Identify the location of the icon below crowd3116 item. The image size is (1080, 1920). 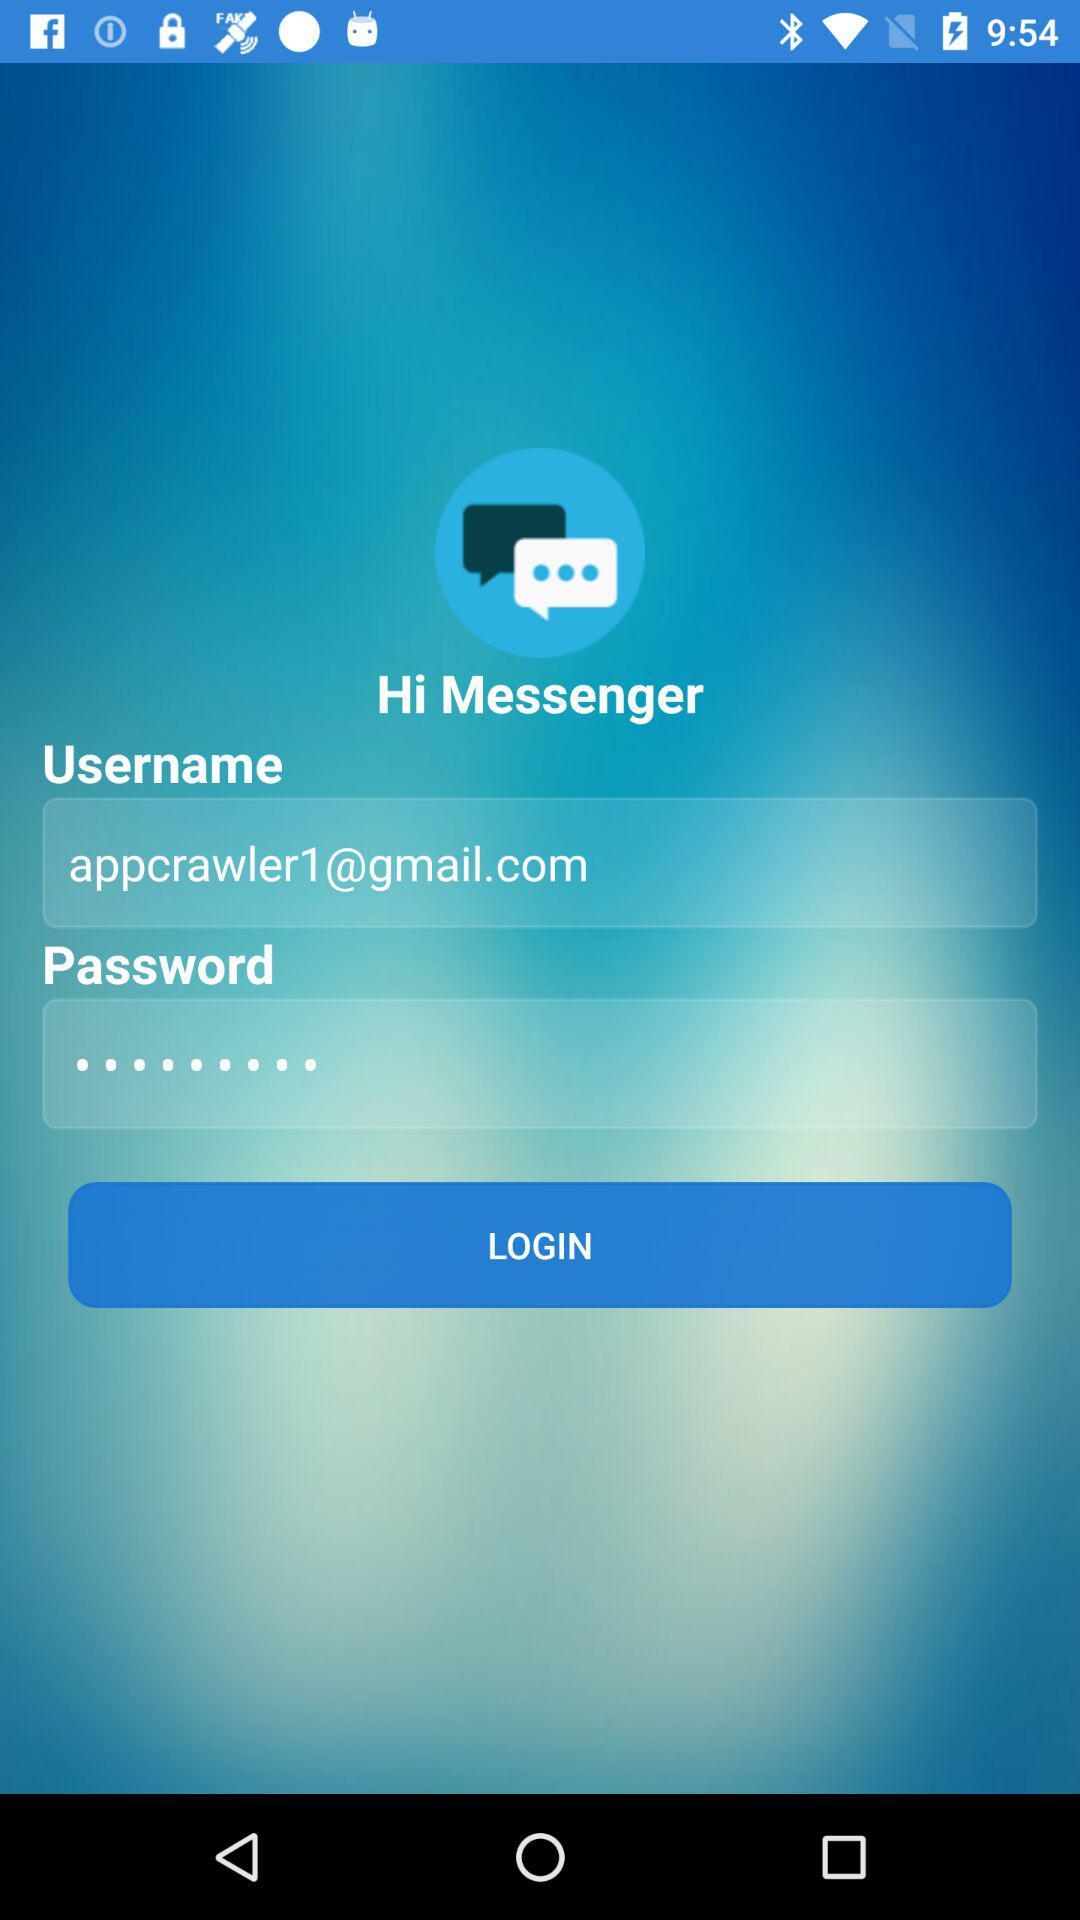
(540, 1243).